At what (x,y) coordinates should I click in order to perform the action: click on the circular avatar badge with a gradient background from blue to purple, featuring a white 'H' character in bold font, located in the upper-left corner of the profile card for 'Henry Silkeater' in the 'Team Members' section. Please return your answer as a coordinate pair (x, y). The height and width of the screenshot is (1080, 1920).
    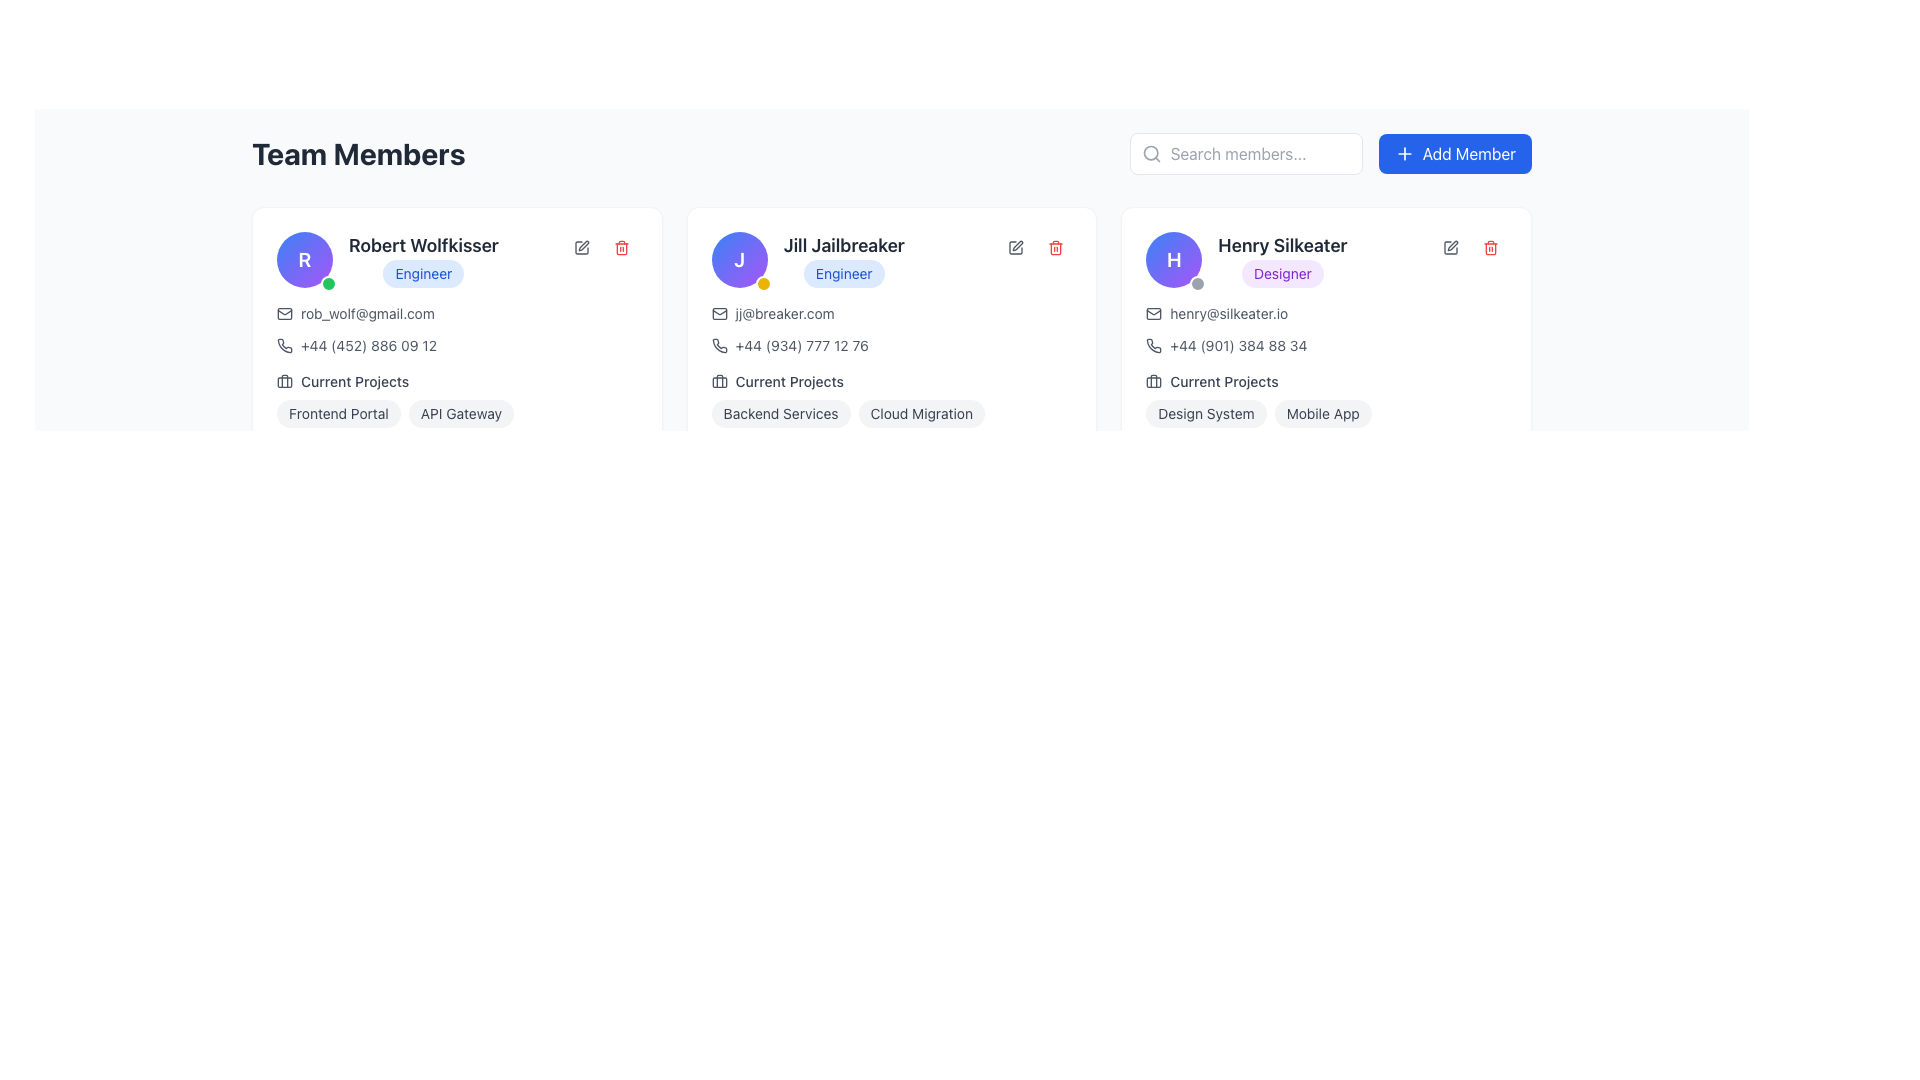
    Looking at the image, I should click on (1174, 258).